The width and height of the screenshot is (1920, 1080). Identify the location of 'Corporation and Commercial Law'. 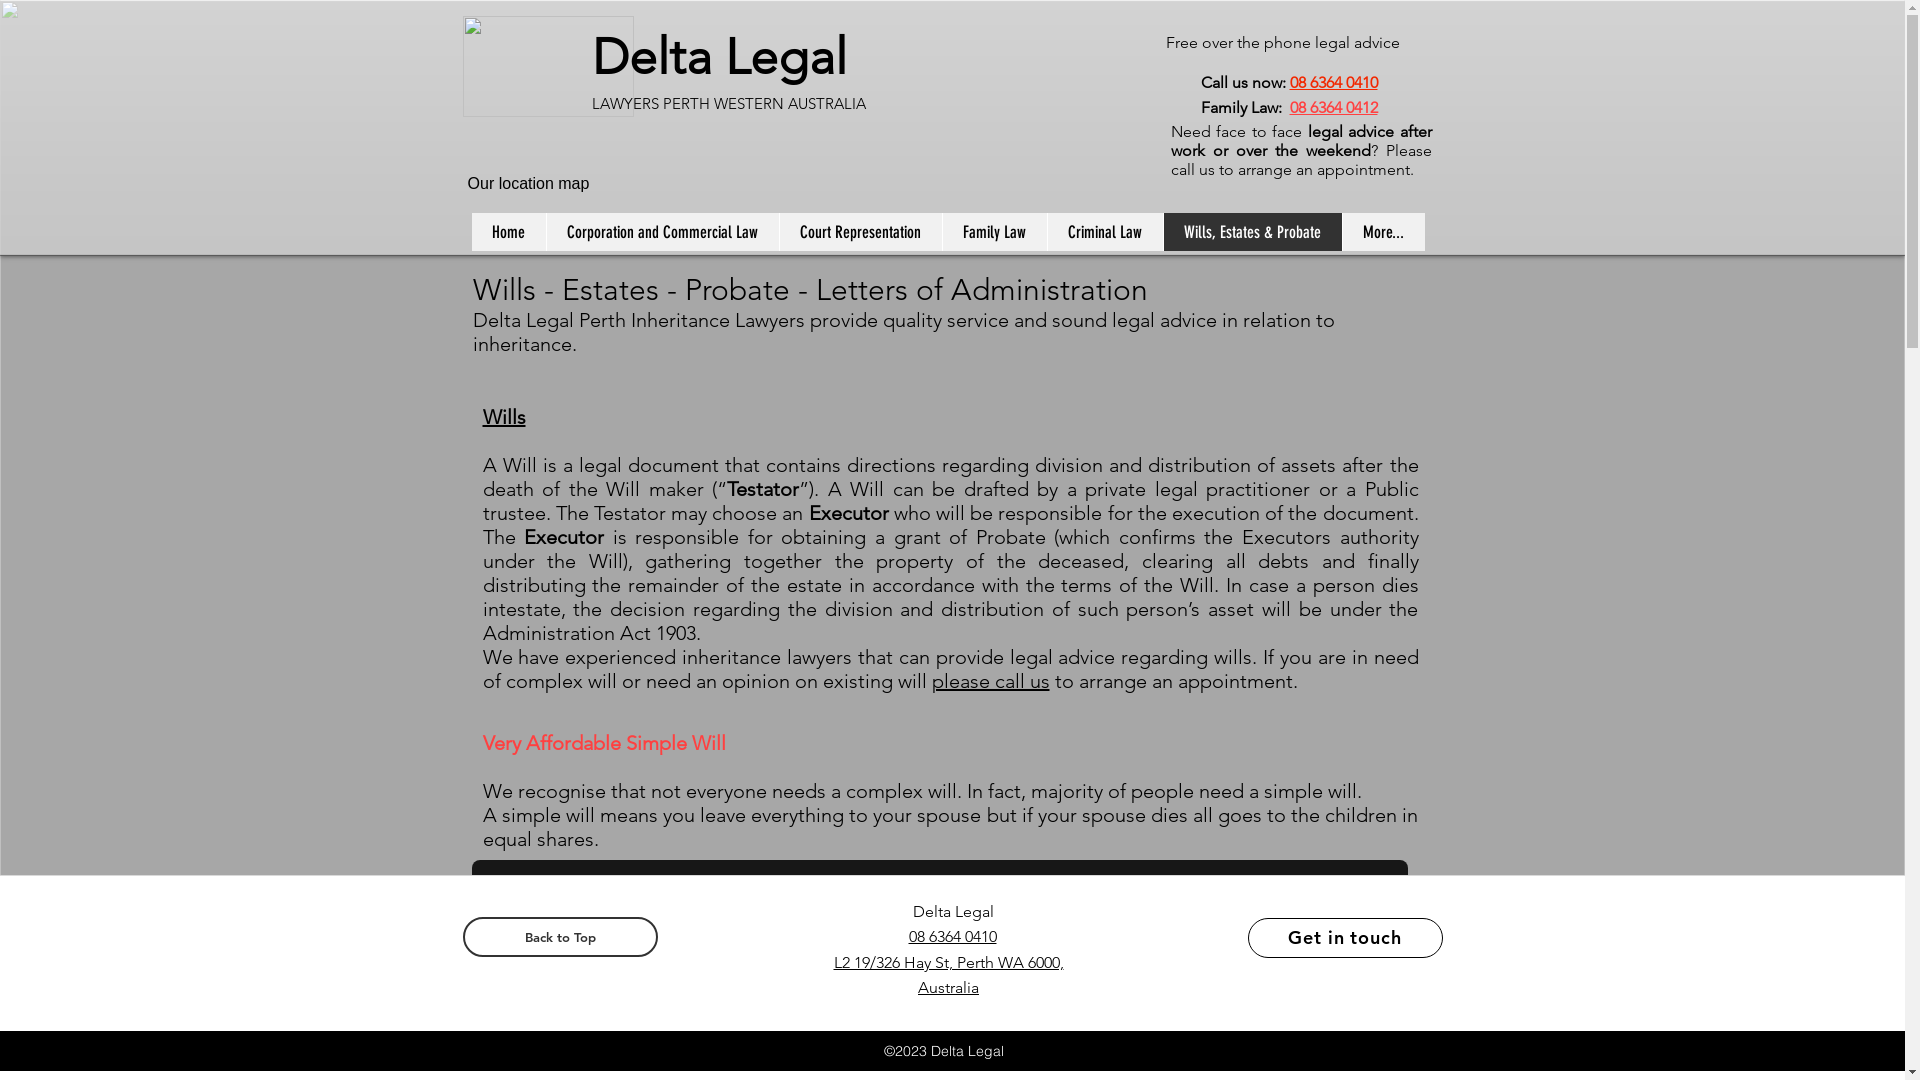
(662, 230).